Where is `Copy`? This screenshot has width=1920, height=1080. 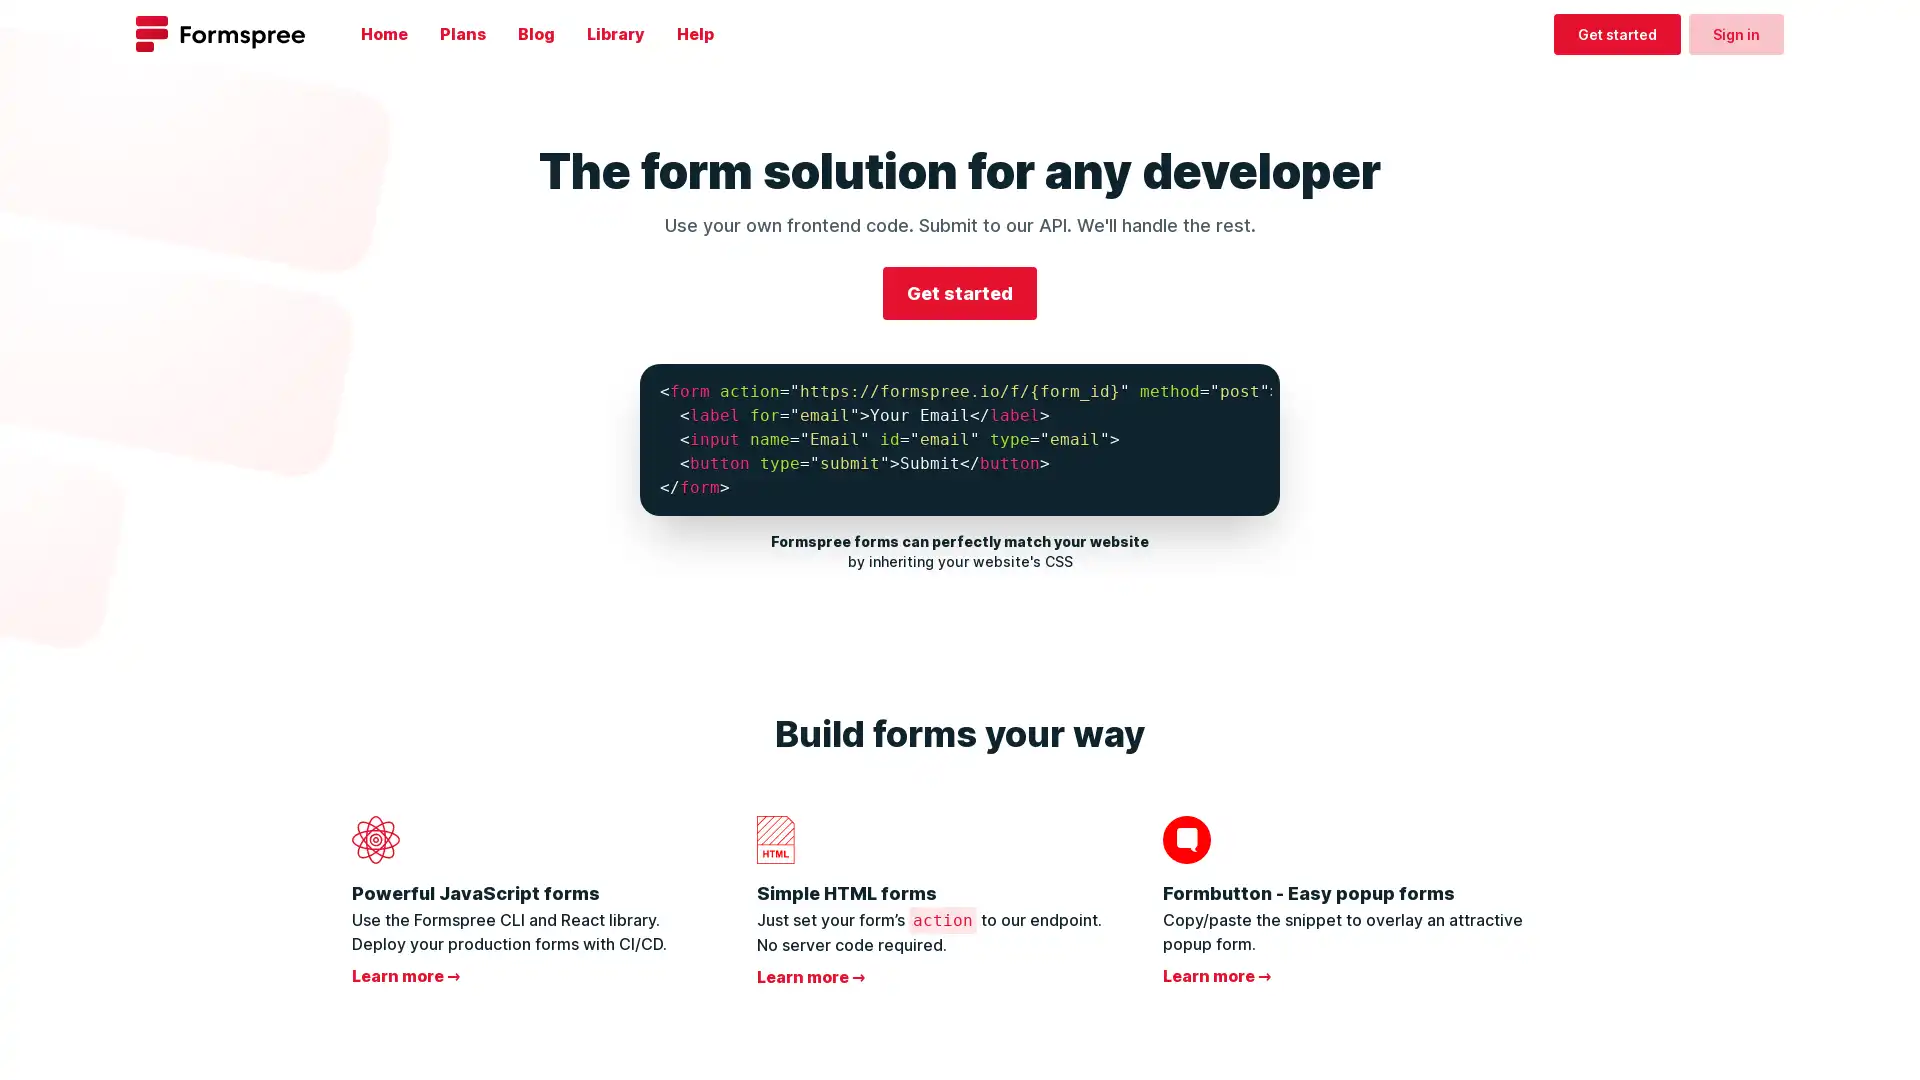
Copy is located at coordinates (1245, 397).